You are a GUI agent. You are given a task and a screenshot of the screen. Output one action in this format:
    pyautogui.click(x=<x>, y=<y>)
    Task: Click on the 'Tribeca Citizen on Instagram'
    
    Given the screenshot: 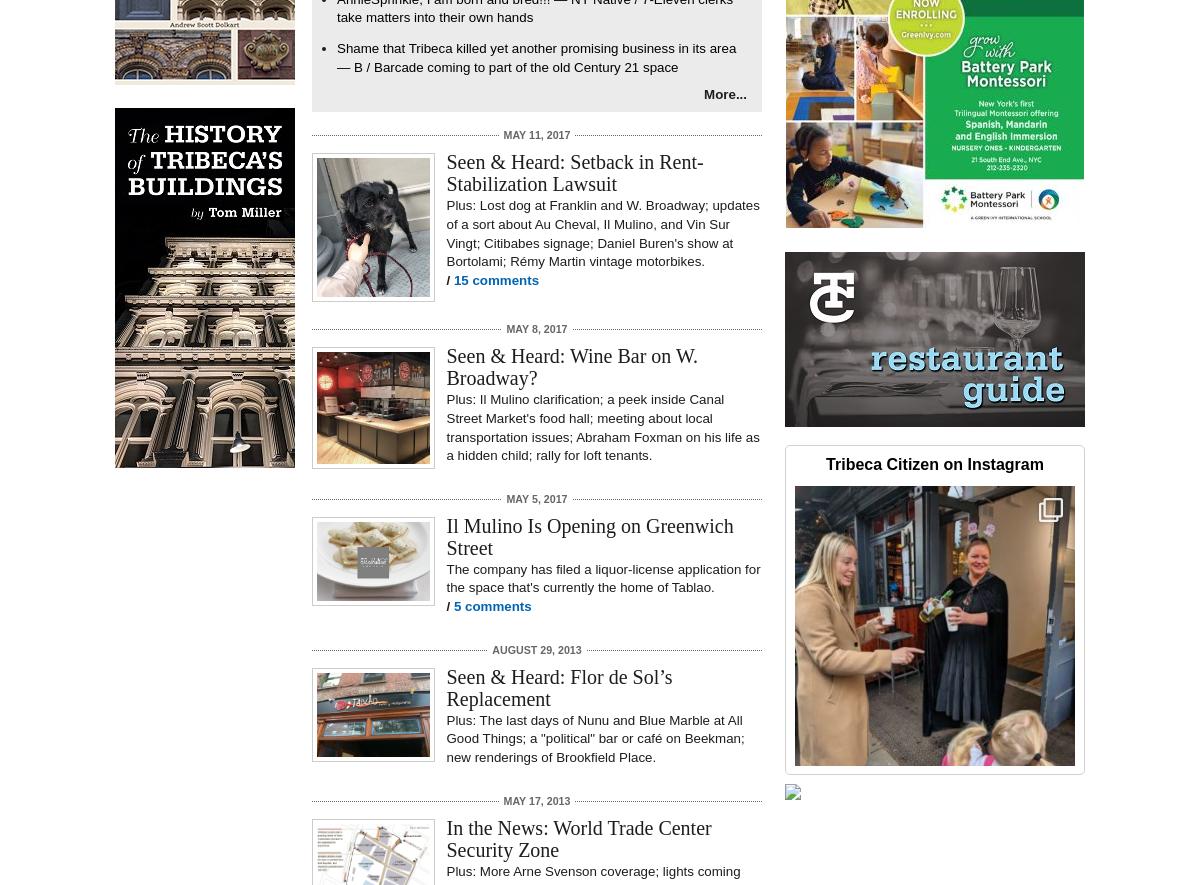 What is the action you would take?
    pyautogui.click(x=824, y=463)
    